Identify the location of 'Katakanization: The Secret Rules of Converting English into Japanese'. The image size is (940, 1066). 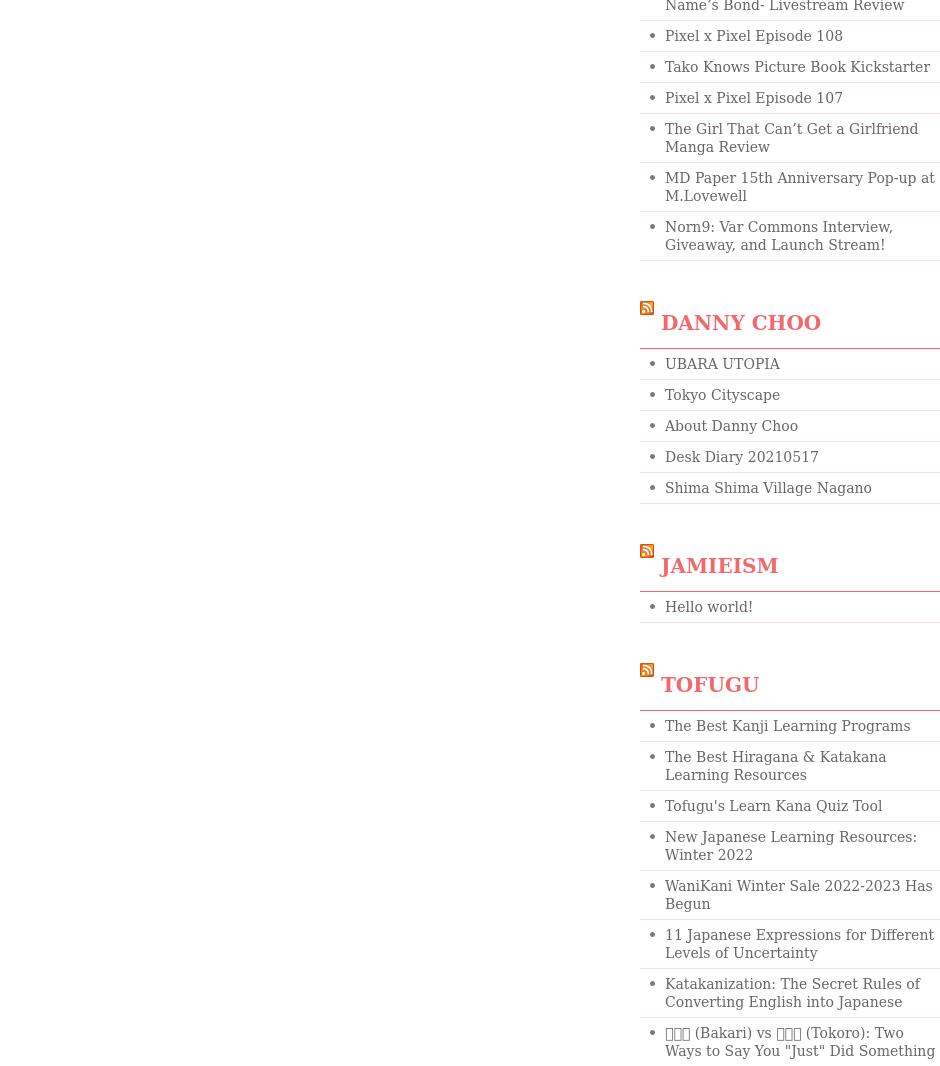
(664, 992).